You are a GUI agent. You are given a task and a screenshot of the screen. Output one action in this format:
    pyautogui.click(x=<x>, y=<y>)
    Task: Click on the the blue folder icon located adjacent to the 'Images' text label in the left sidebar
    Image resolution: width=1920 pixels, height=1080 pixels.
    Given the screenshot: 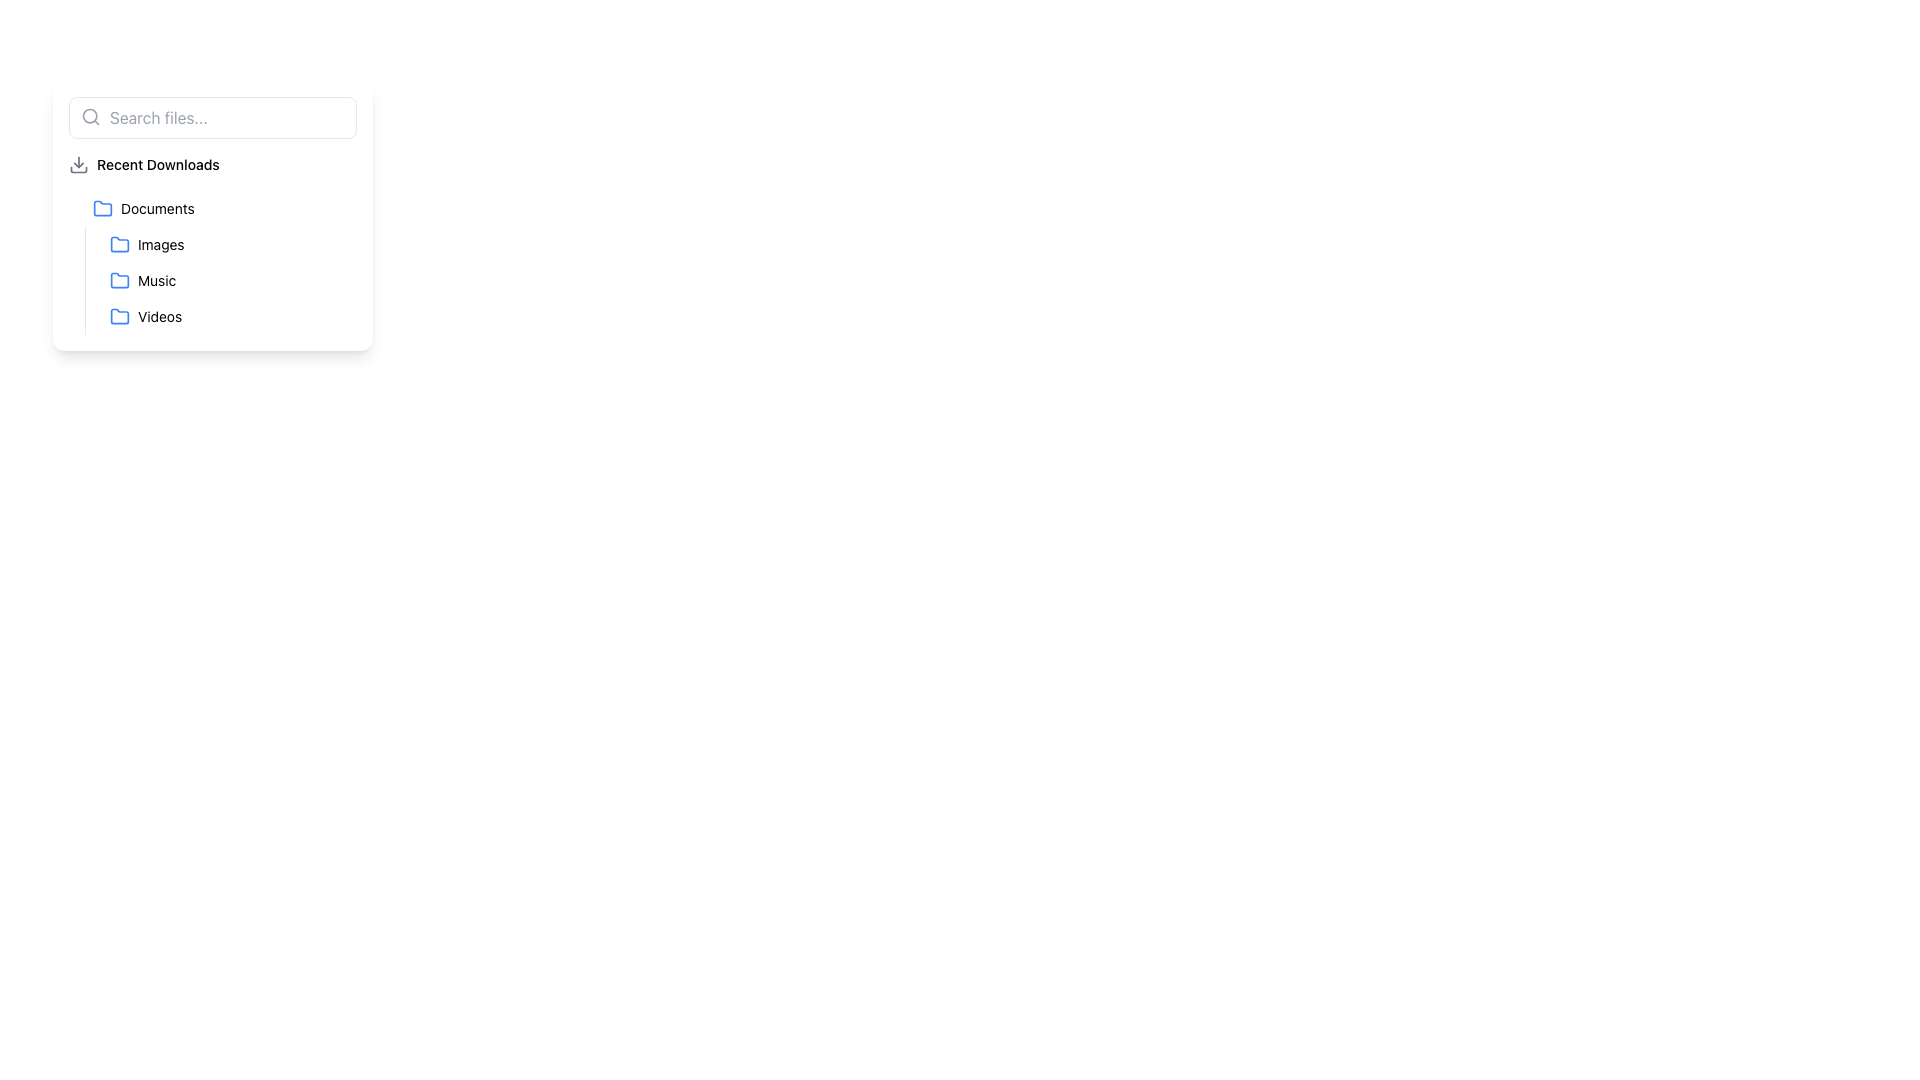 What is the action you would take?
    pyautogui.click(x=119, y=243)
    